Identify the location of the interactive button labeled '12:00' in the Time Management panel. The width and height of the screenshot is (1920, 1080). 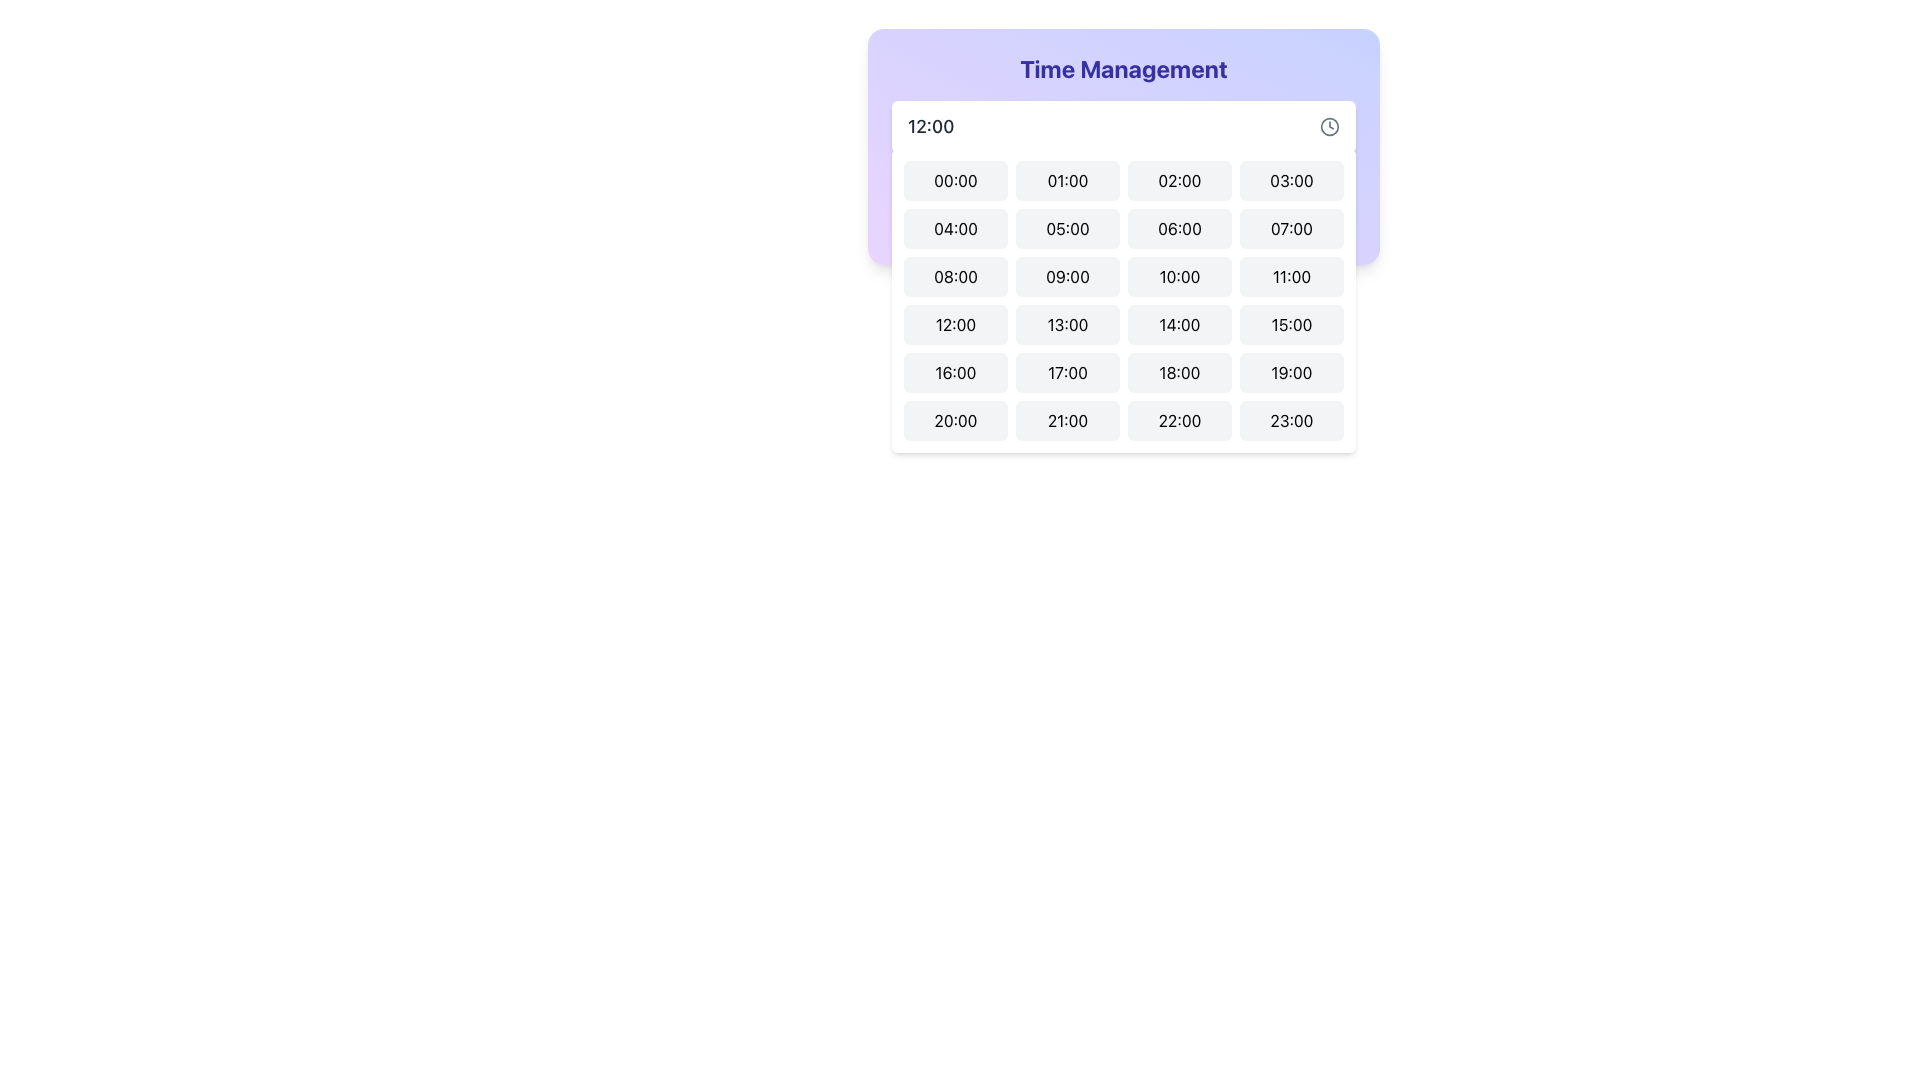
(954, 323).